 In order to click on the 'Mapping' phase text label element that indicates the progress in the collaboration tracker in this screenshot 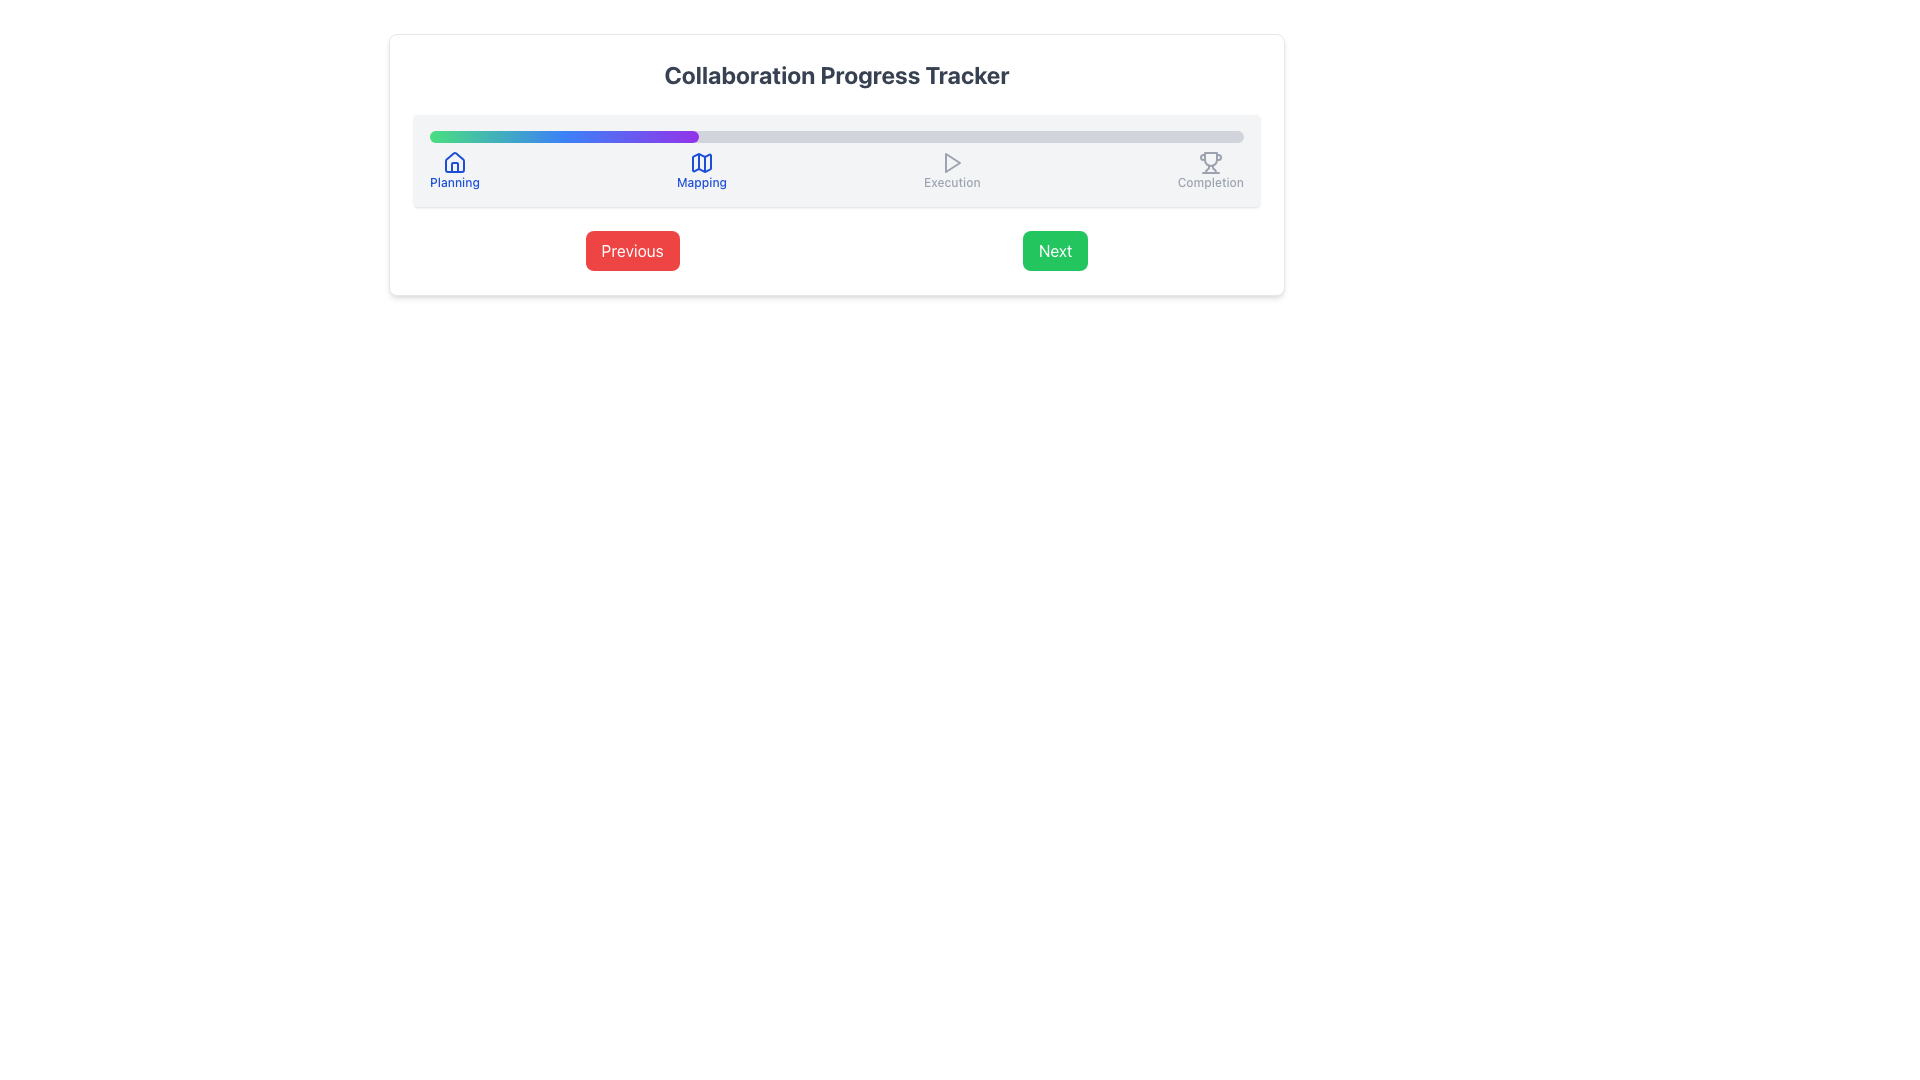, I will do `click(701, 182)`.